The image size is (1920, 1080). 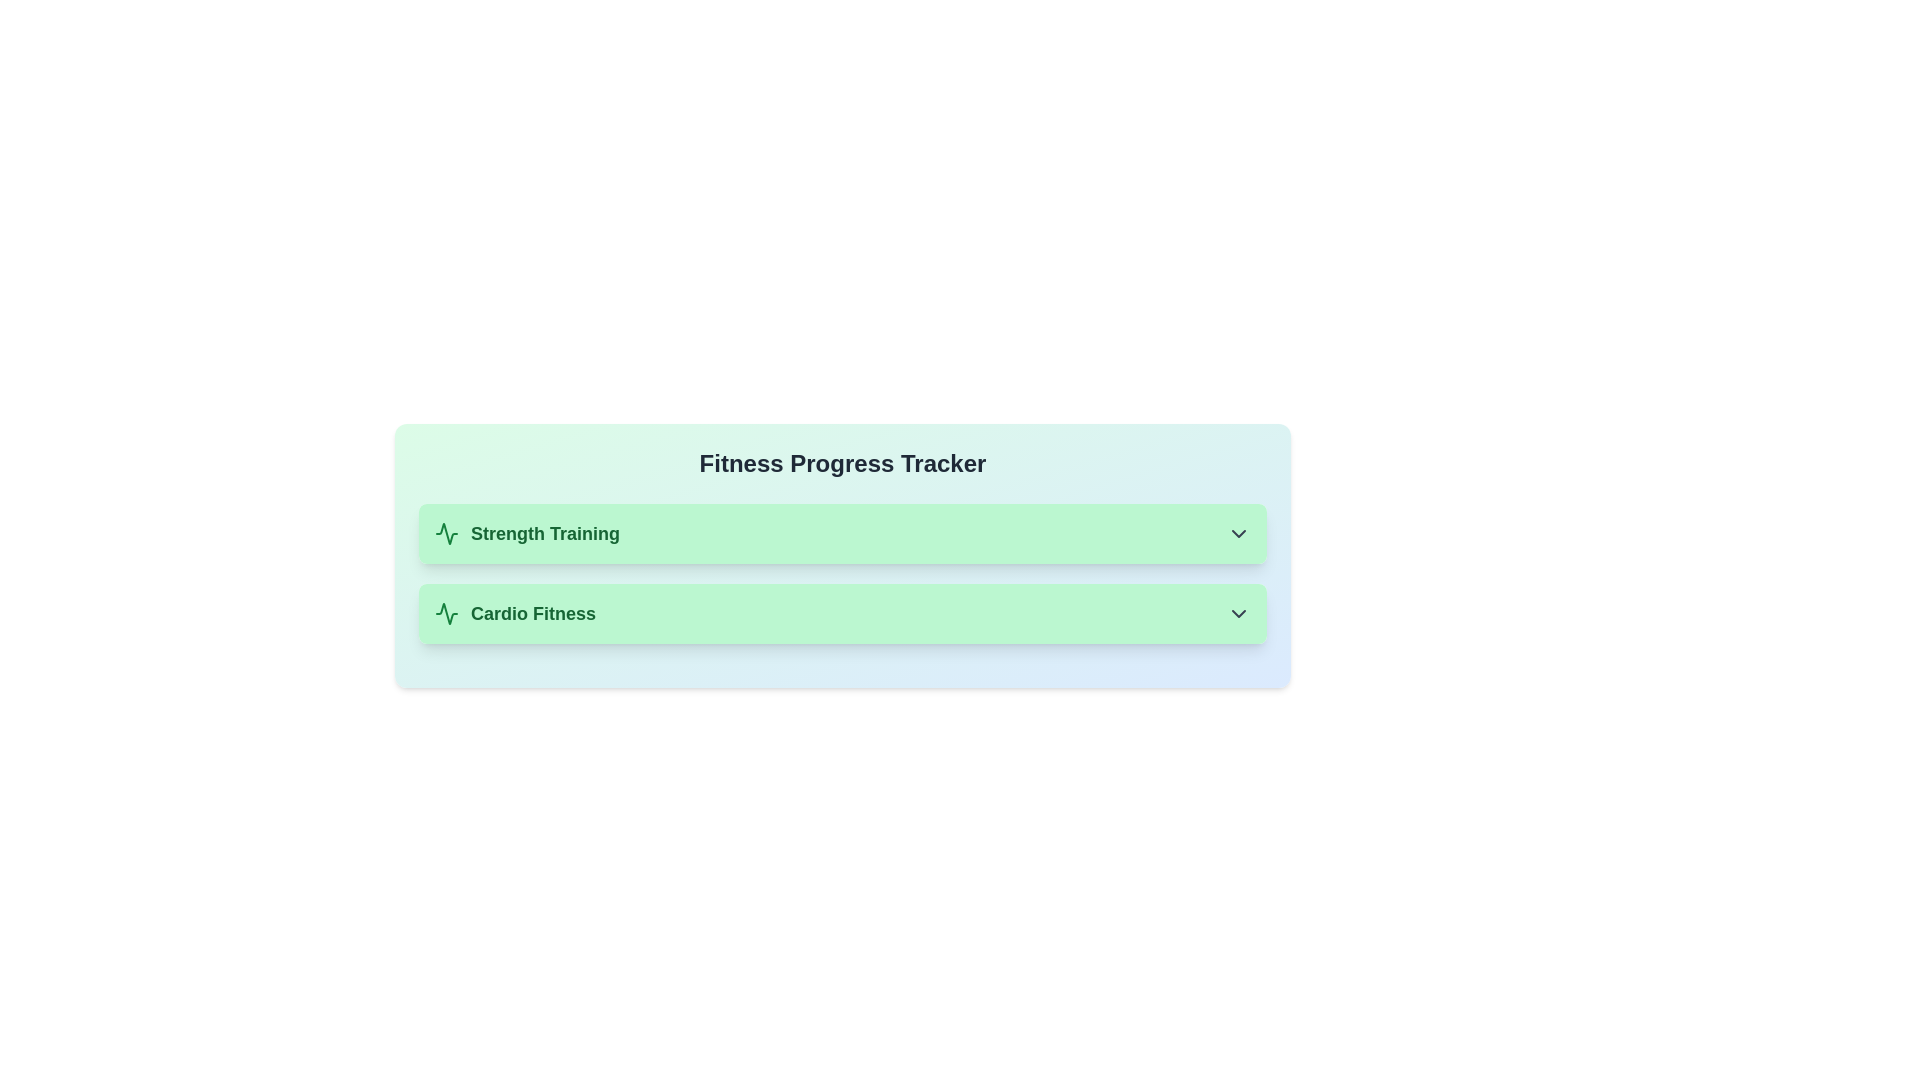 What do you see at coordinates (545, 532) in the screenshot?
I see `text label indicating the category 'Strength Training' located in the upper third of the menu items under the 'Fitness Progress Tracker' header` at bounding box center [545, 532].